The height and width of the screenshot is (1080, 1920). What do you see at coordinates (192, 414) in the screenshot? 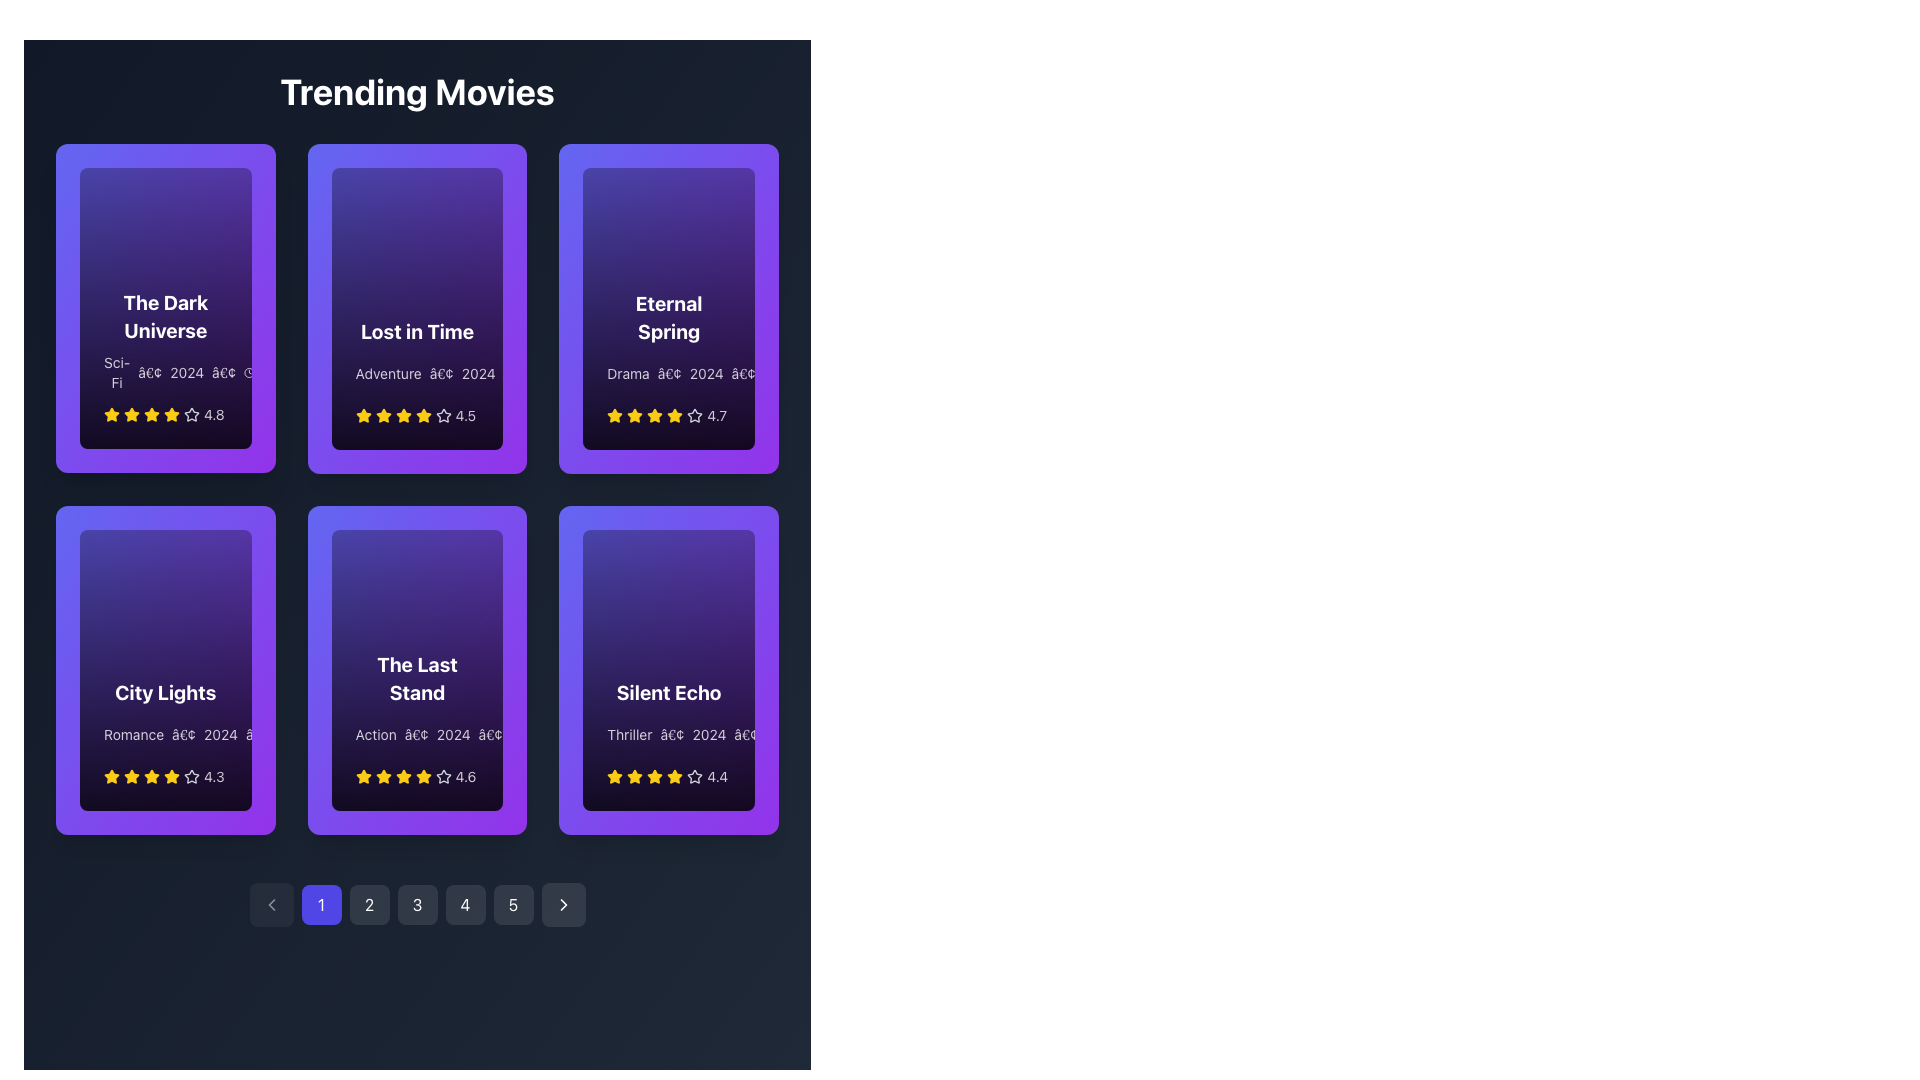
I see `the sixth star icon in the rating display of 'The Dark Universe' card located in the 'Trending Movies' section` at bounding box center [192, 414].